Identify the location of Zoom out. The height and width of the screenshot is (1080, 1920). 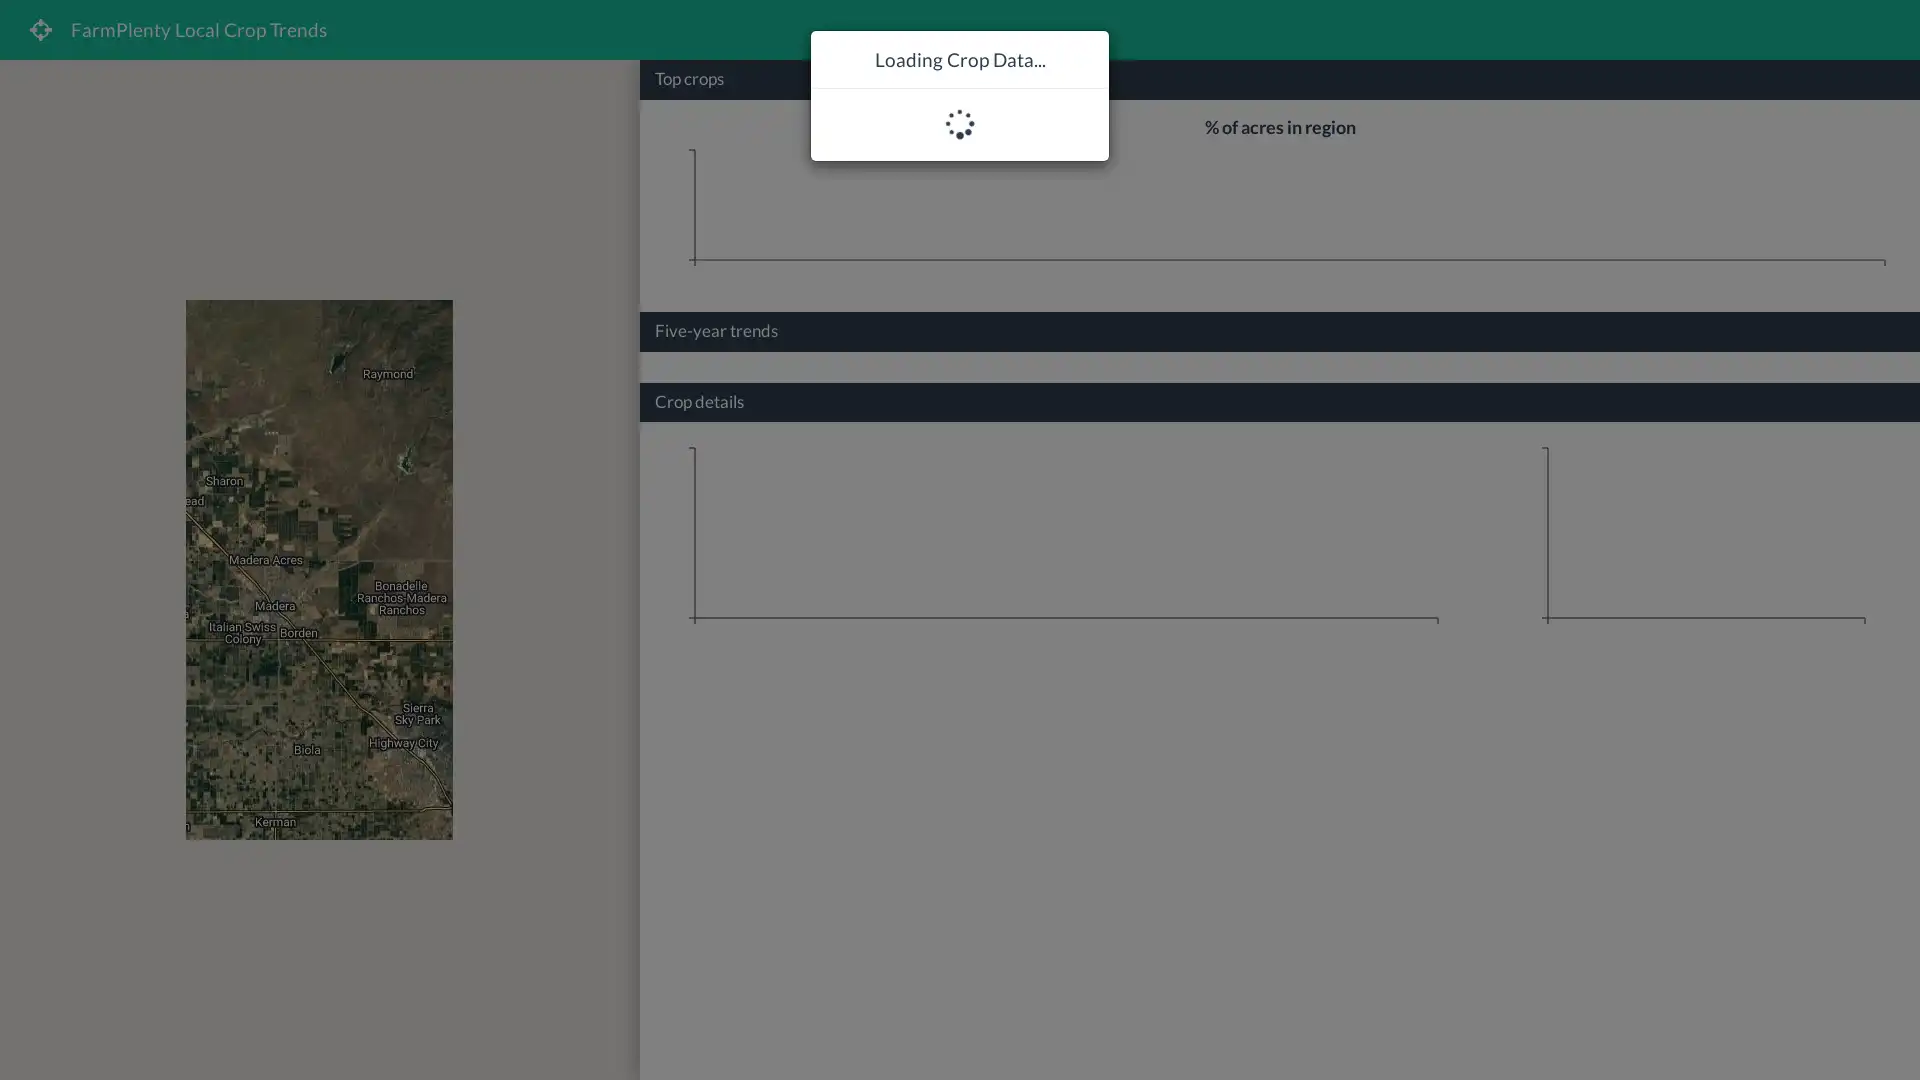
(608, 1035).